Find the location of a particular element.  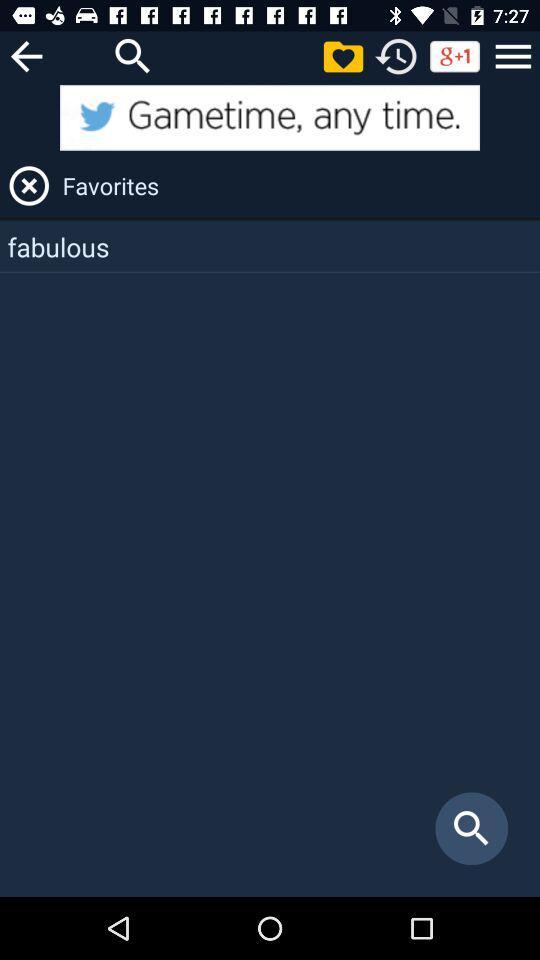

adding button is located at coordinates (342, 55).